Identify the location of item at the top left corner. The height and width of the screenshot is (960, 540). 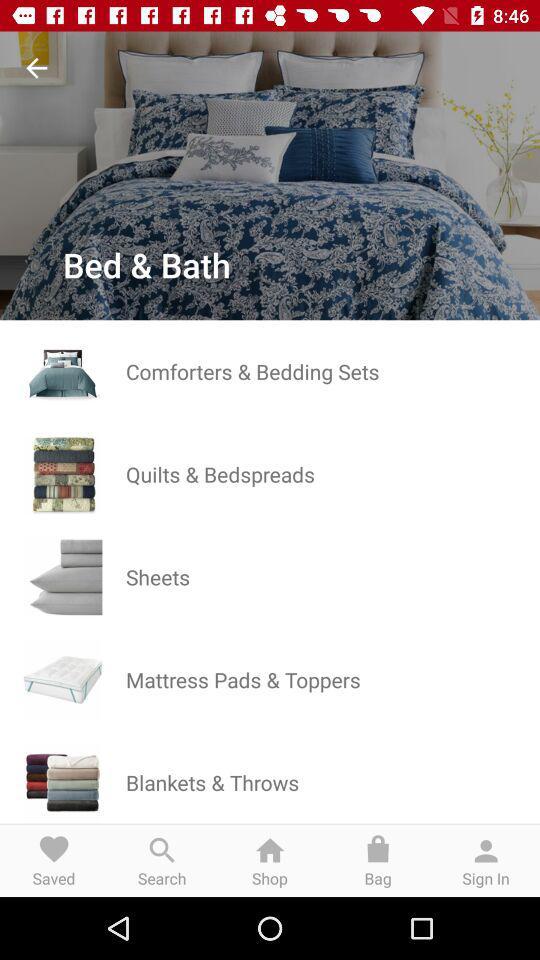
(36, 68).